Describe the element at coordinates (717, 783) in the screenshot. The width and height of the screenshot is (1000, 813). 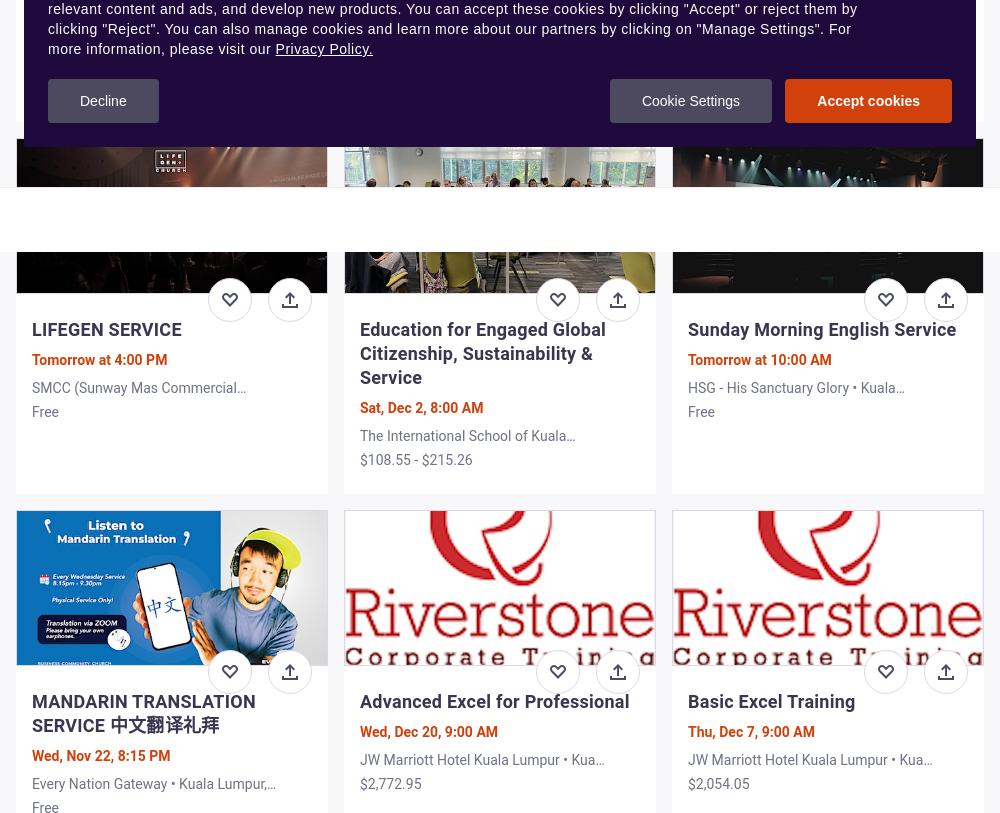
I see `'$2,054.05'` at that location.